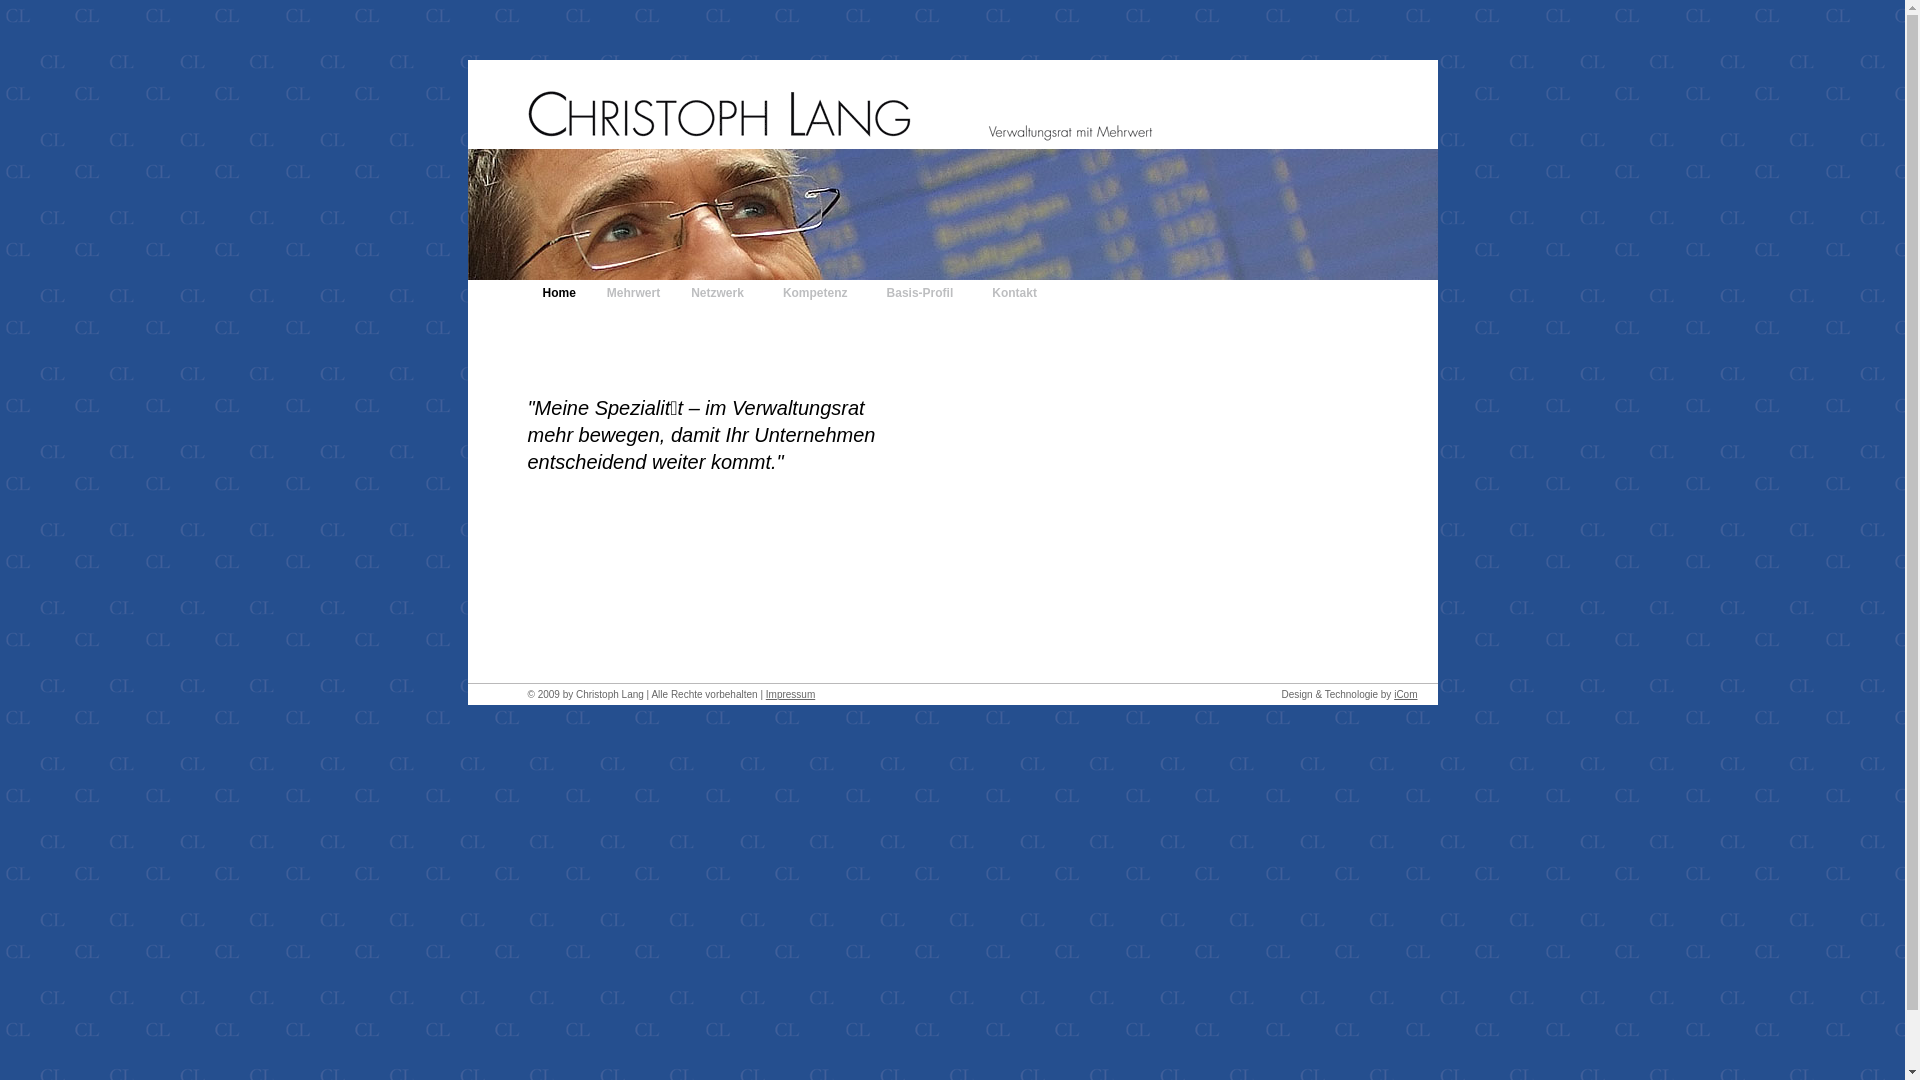 The width and height of the screenshot is (1920, 1080). I want to click on 'Netzwerk', so click(676, 293).